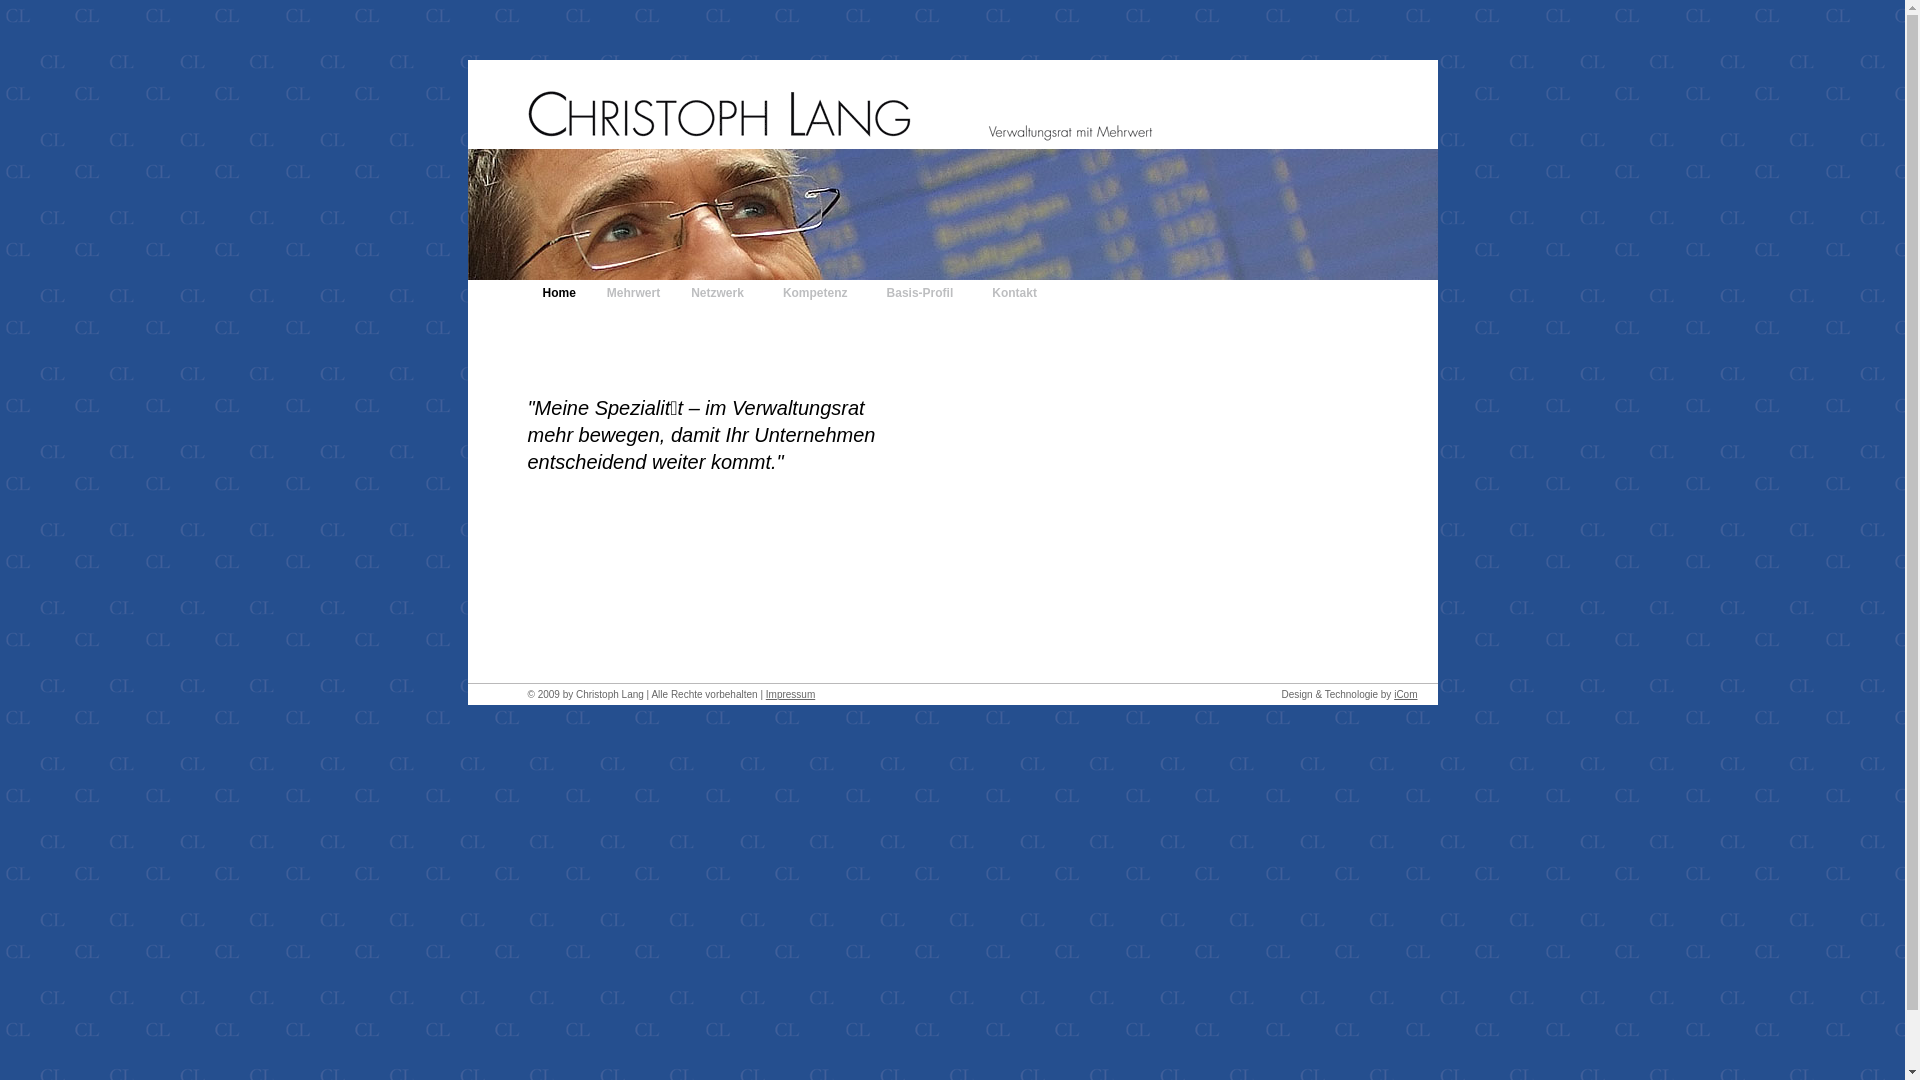 The width and height of the screenshot is (1920, 1080). I want to click on 'Netzwerk', so click(676, 293).